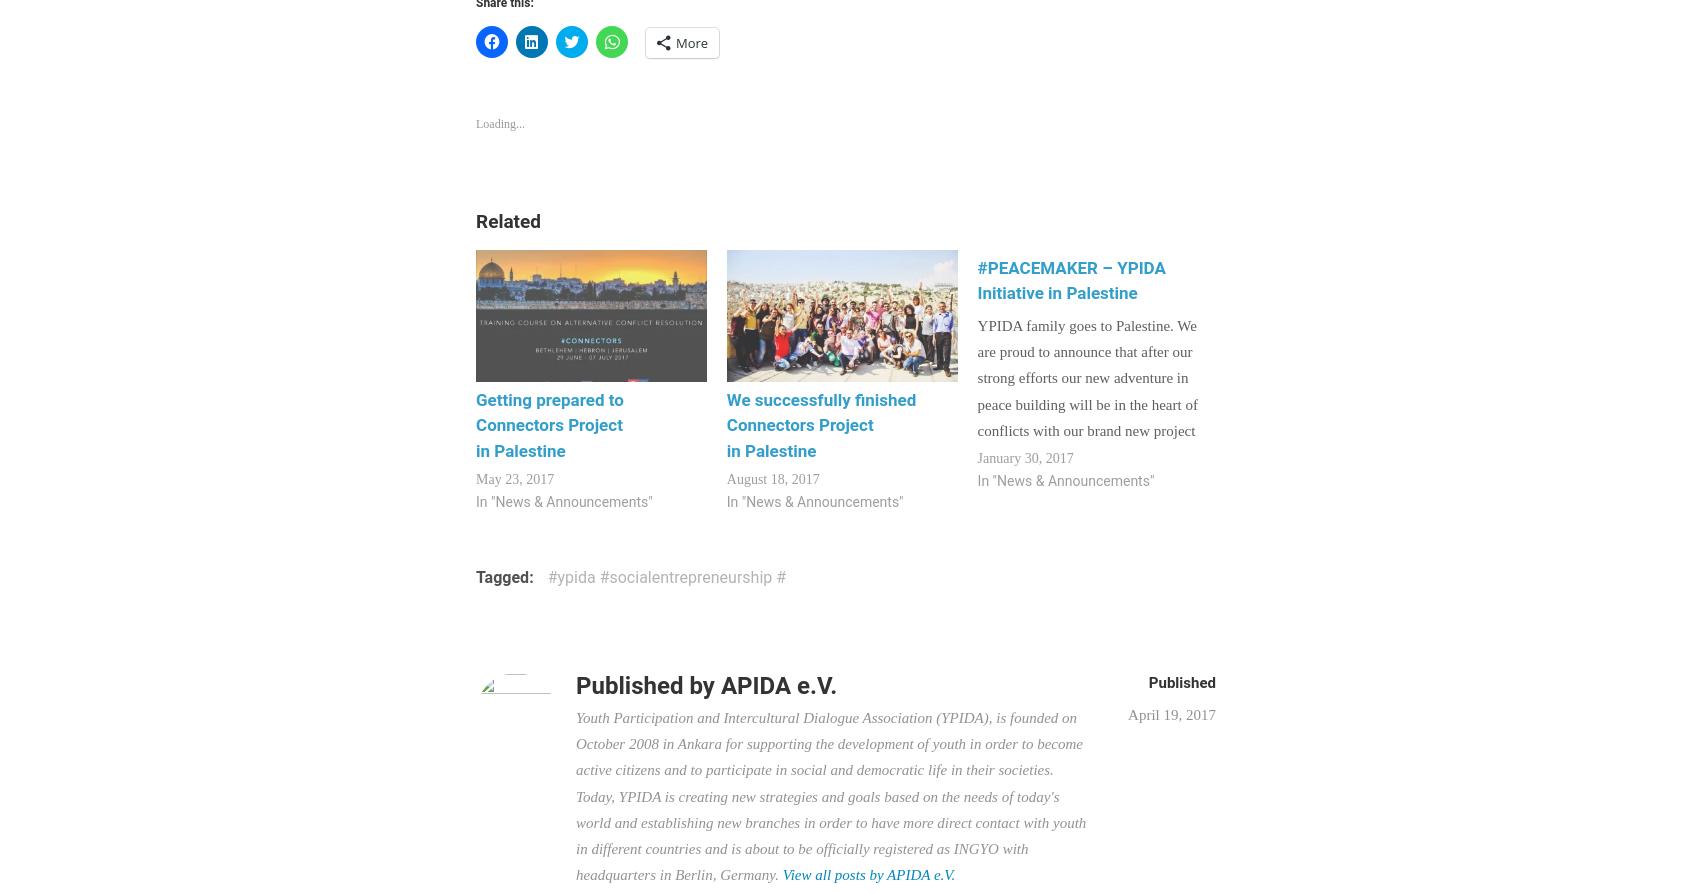  What do you see at coordinates (474, 122) in the screenshot?
I see `'Loading...'` at bounding box center [474, 122].